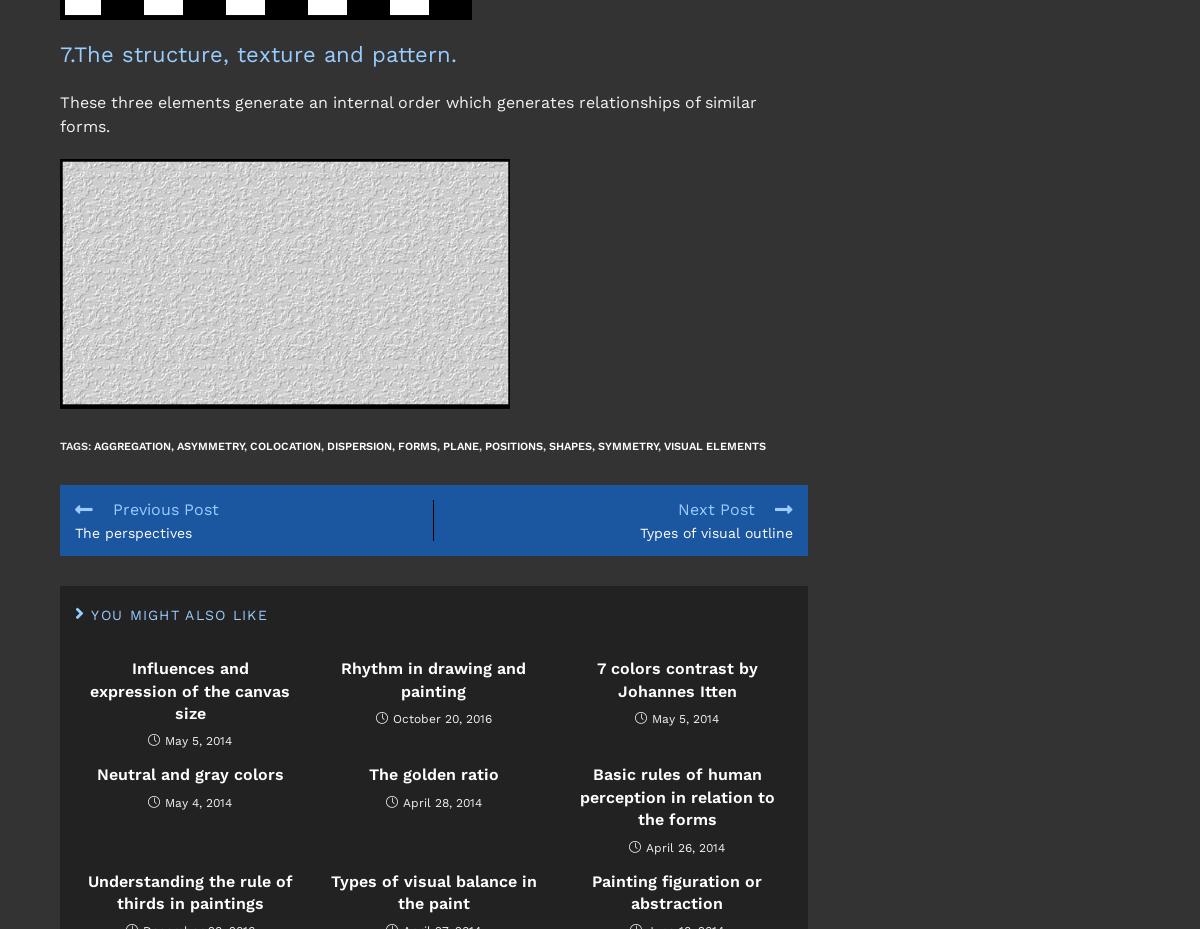 This screenshot has width=1200, height=929. What do you see at coordinates (590, 891) in the screenshot?
I see `'Painting figuration or abstraction'` at bounding box center [590, 891].